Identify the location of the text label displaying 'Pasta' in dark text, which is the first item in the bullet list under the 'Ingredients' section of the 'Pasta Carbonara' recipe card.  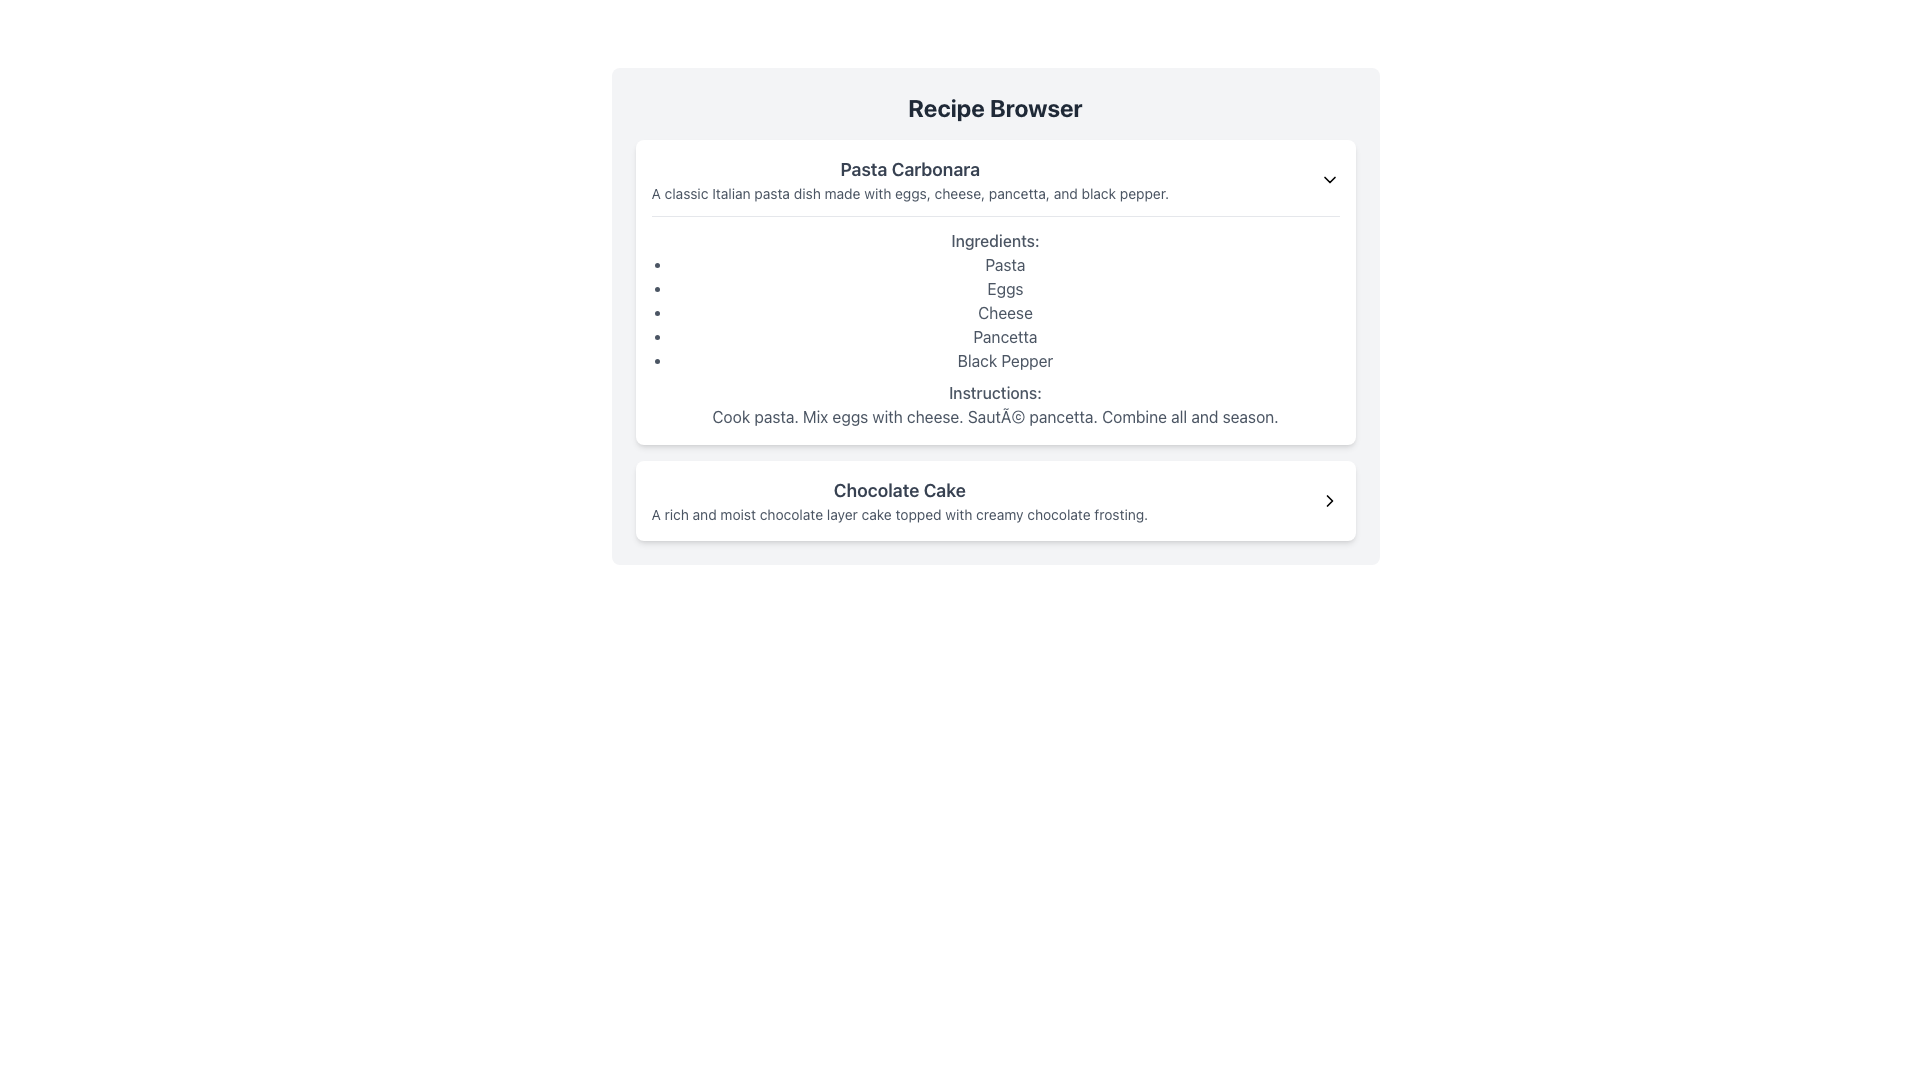
(1005, 264).